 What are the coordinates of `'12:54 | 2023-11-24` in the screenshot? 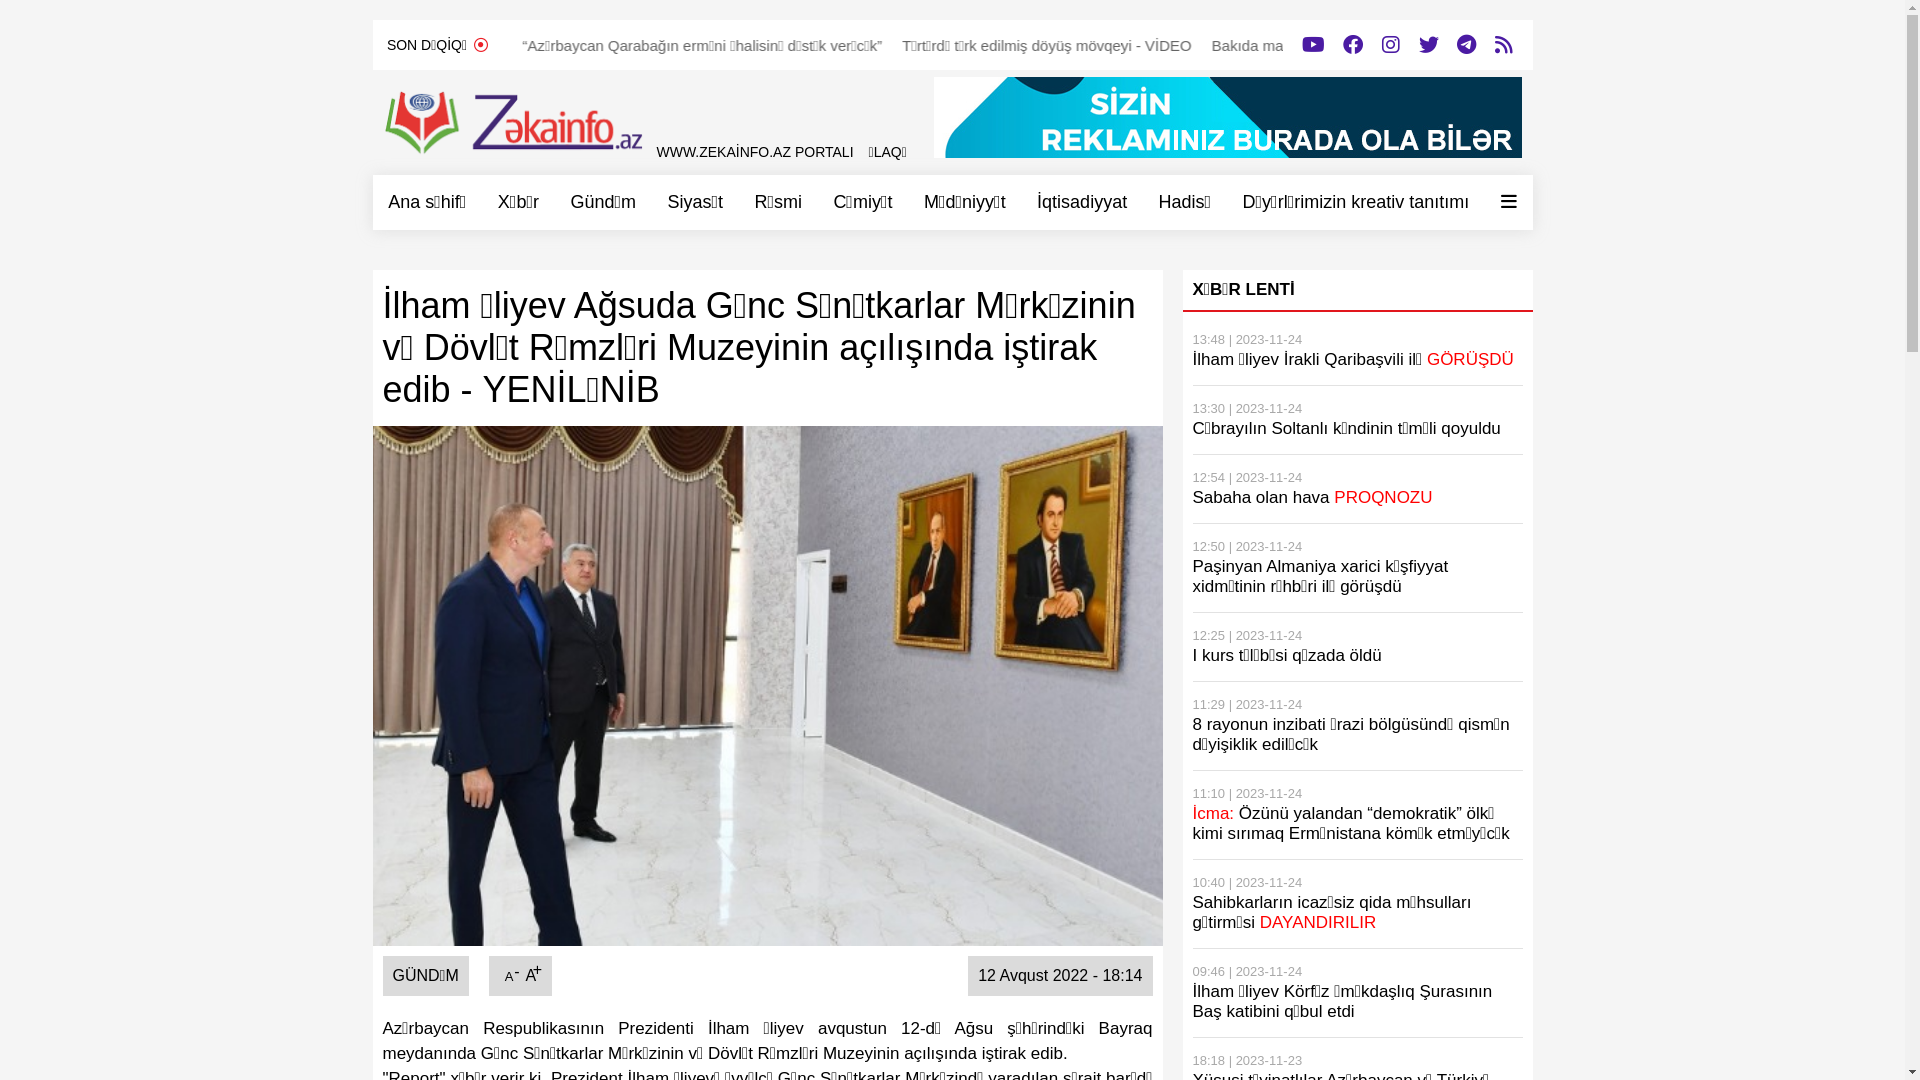 It's located at (1357, 489).